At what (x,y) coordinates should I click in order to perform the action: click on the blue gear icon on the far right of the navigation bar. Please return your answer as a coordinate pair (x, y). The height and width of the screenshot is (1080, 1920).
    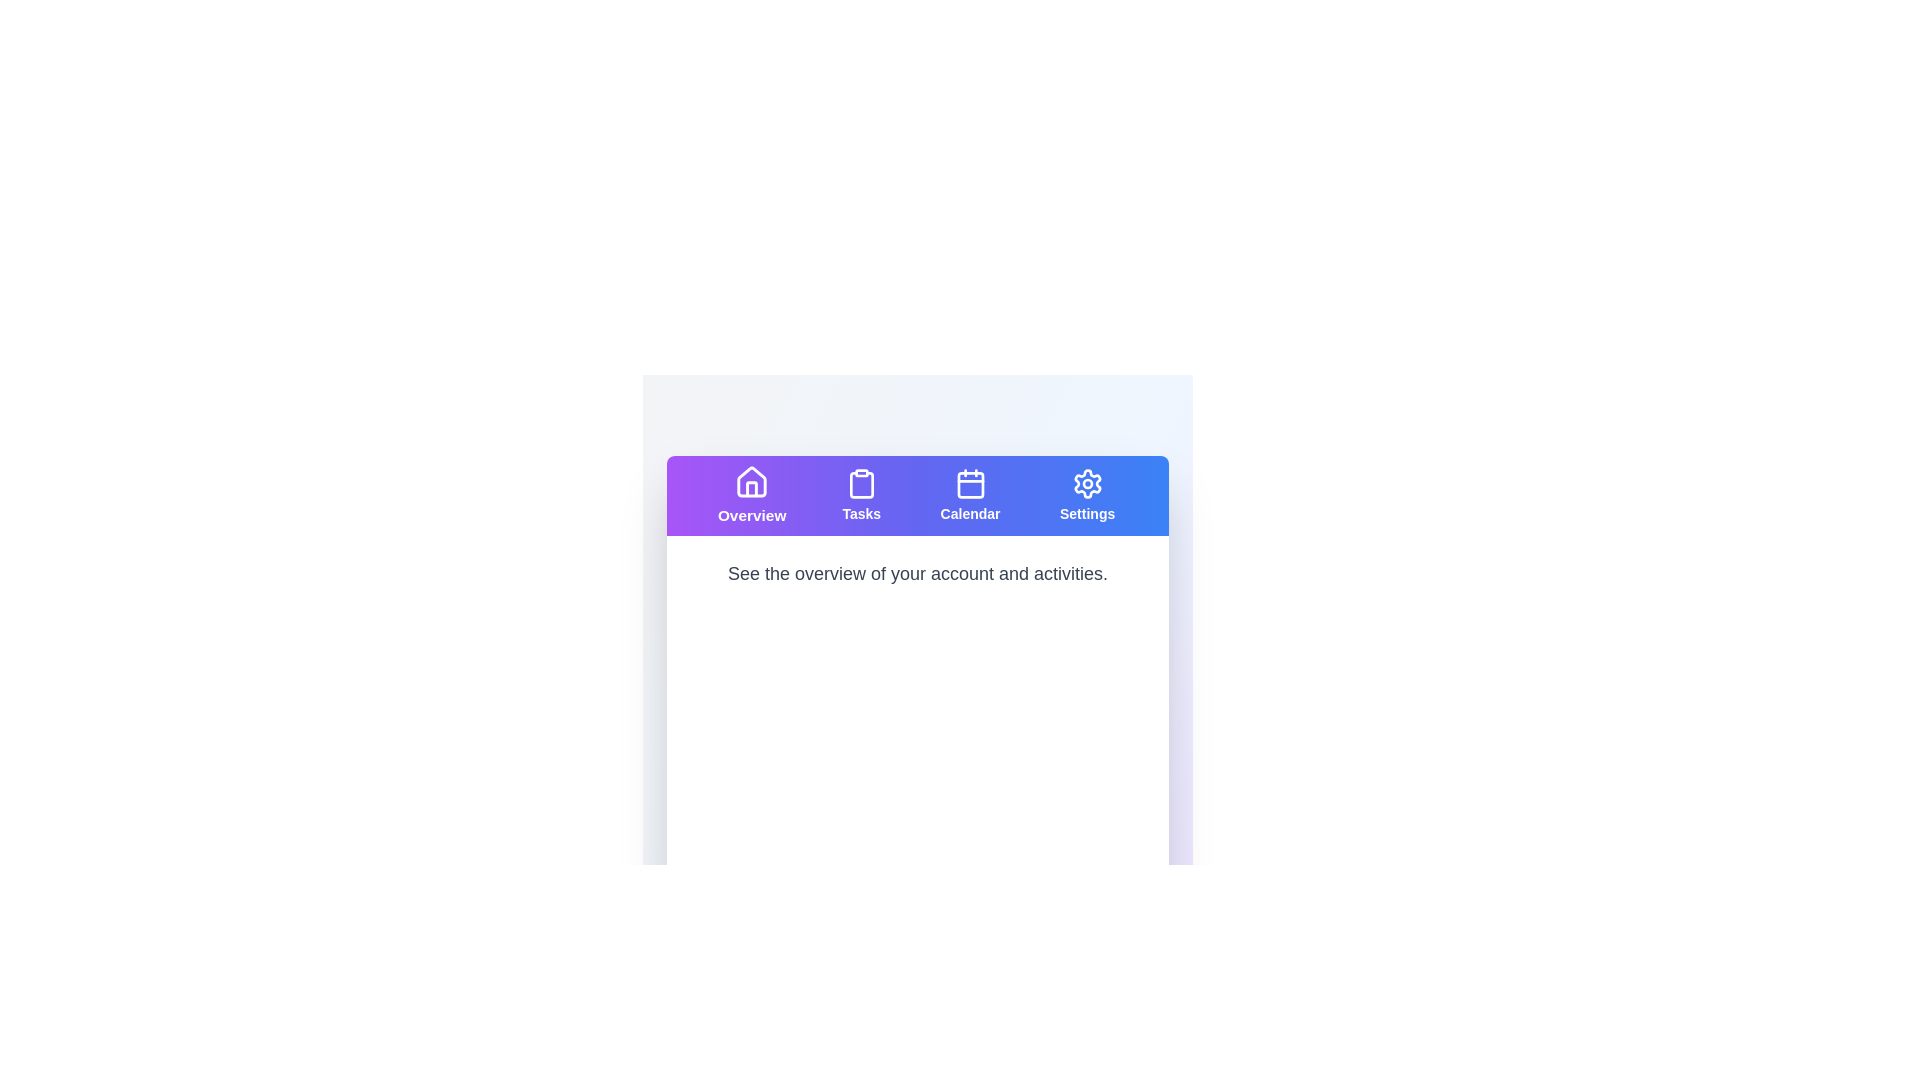
    Looking at the image, I should click on (1086, 484).